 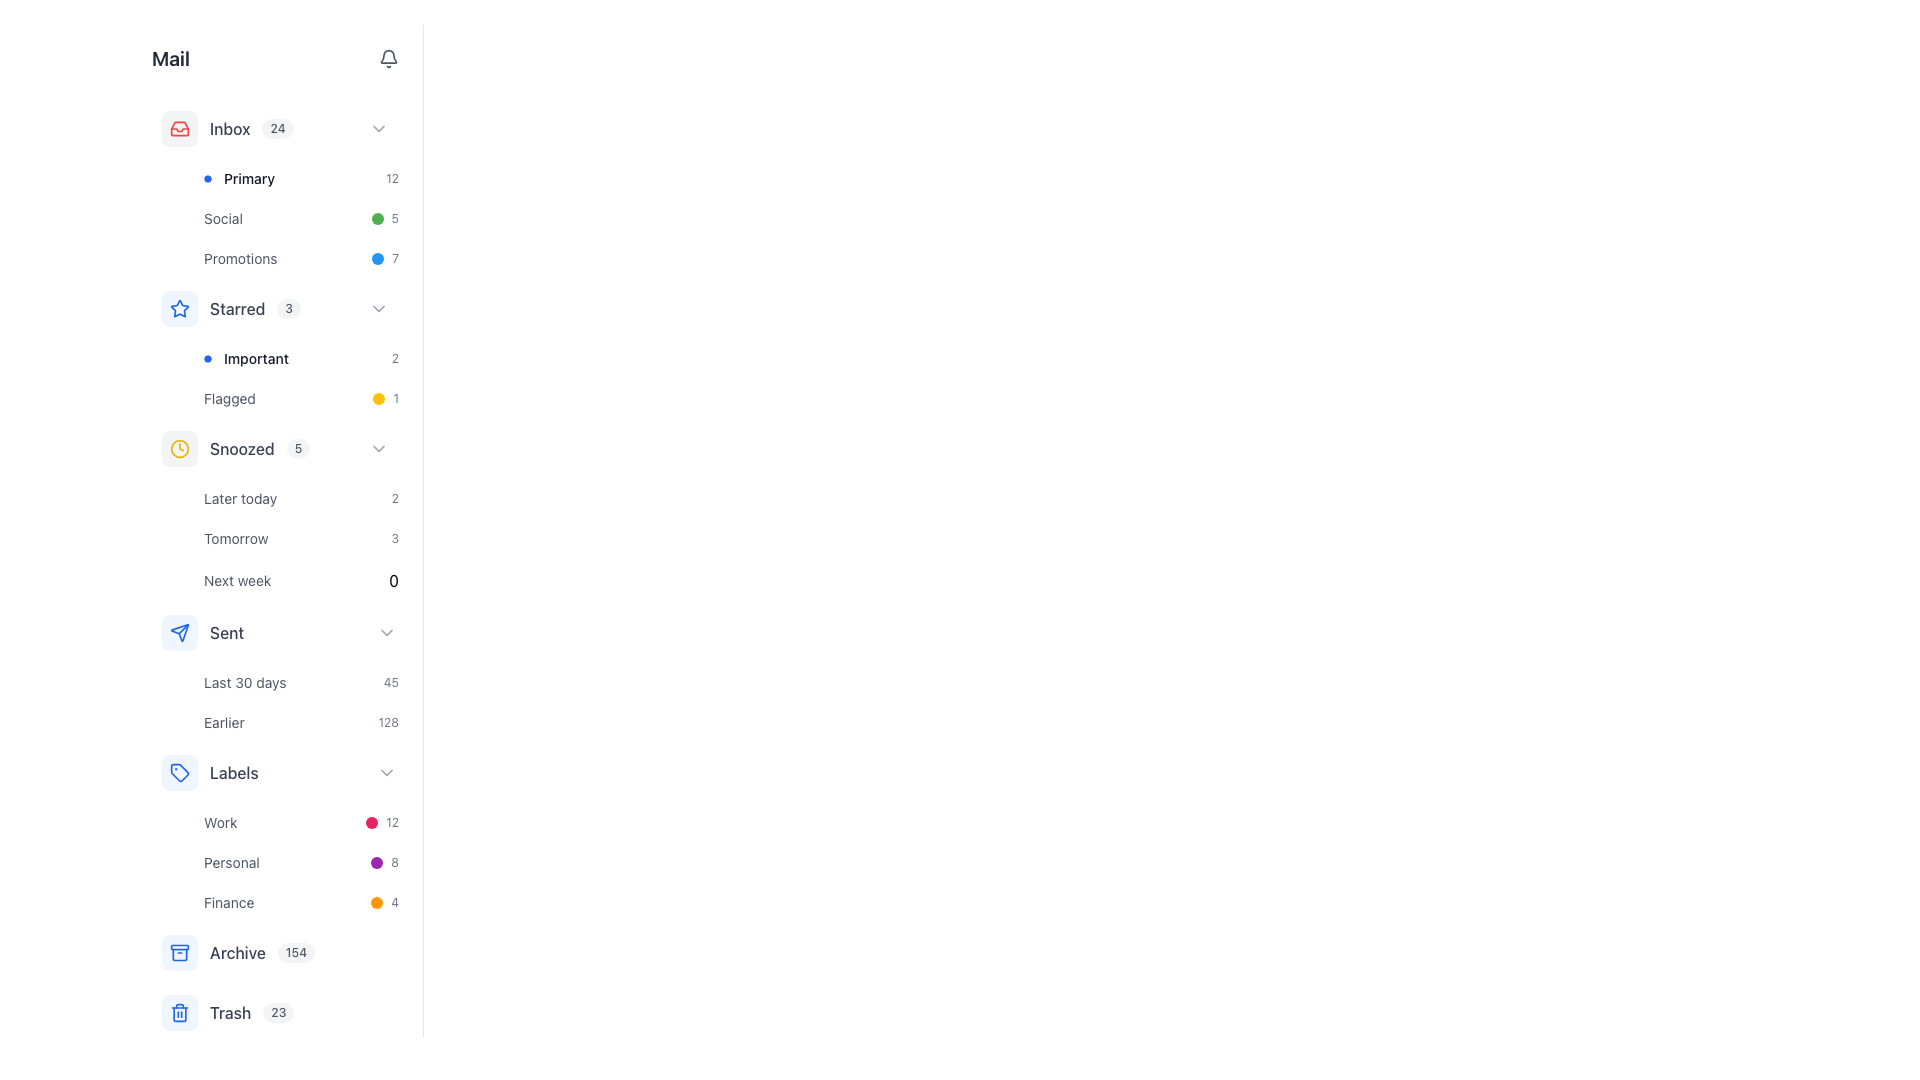 I want to click on the 'Earlier' label displayed in small gray font, located in the left sidebar within the 'Sent' section, so click(x=224, y=722).